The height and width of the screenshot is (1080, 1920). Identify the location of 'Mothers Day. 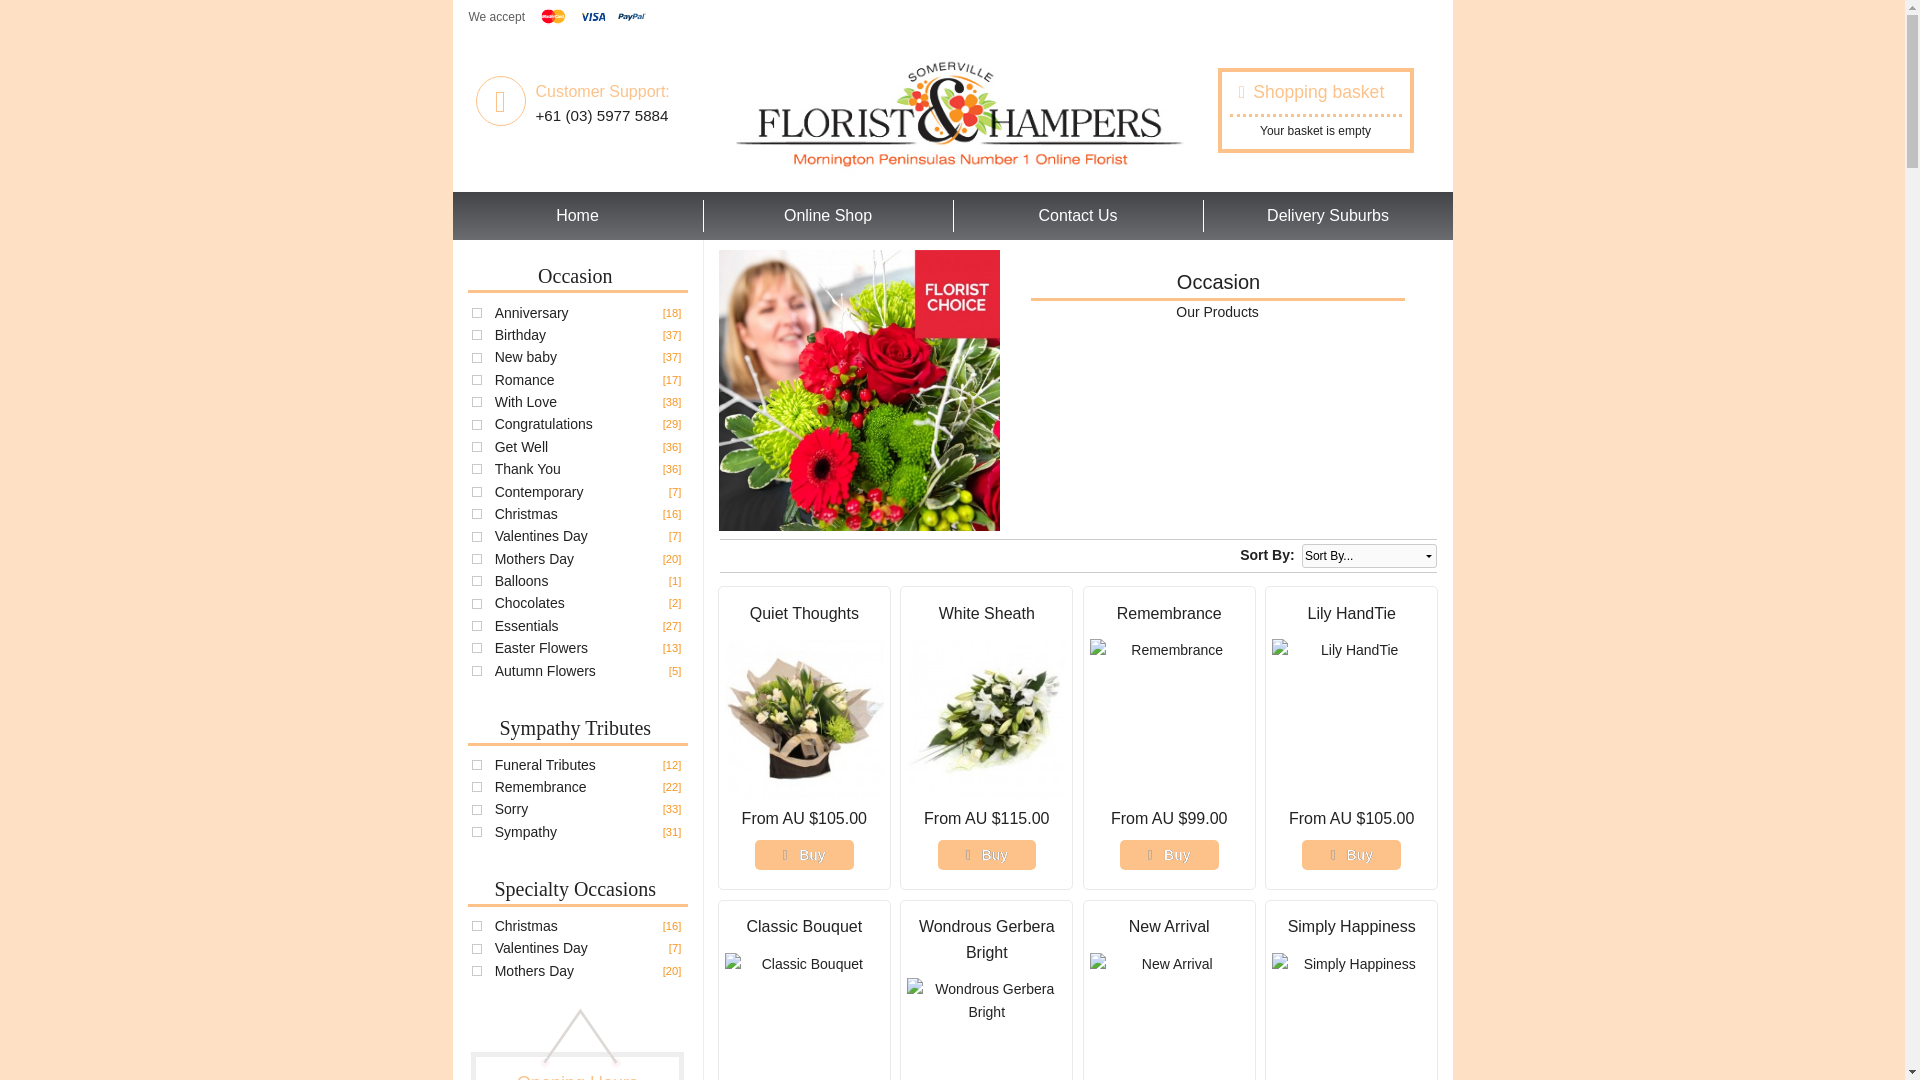
(534, 970).